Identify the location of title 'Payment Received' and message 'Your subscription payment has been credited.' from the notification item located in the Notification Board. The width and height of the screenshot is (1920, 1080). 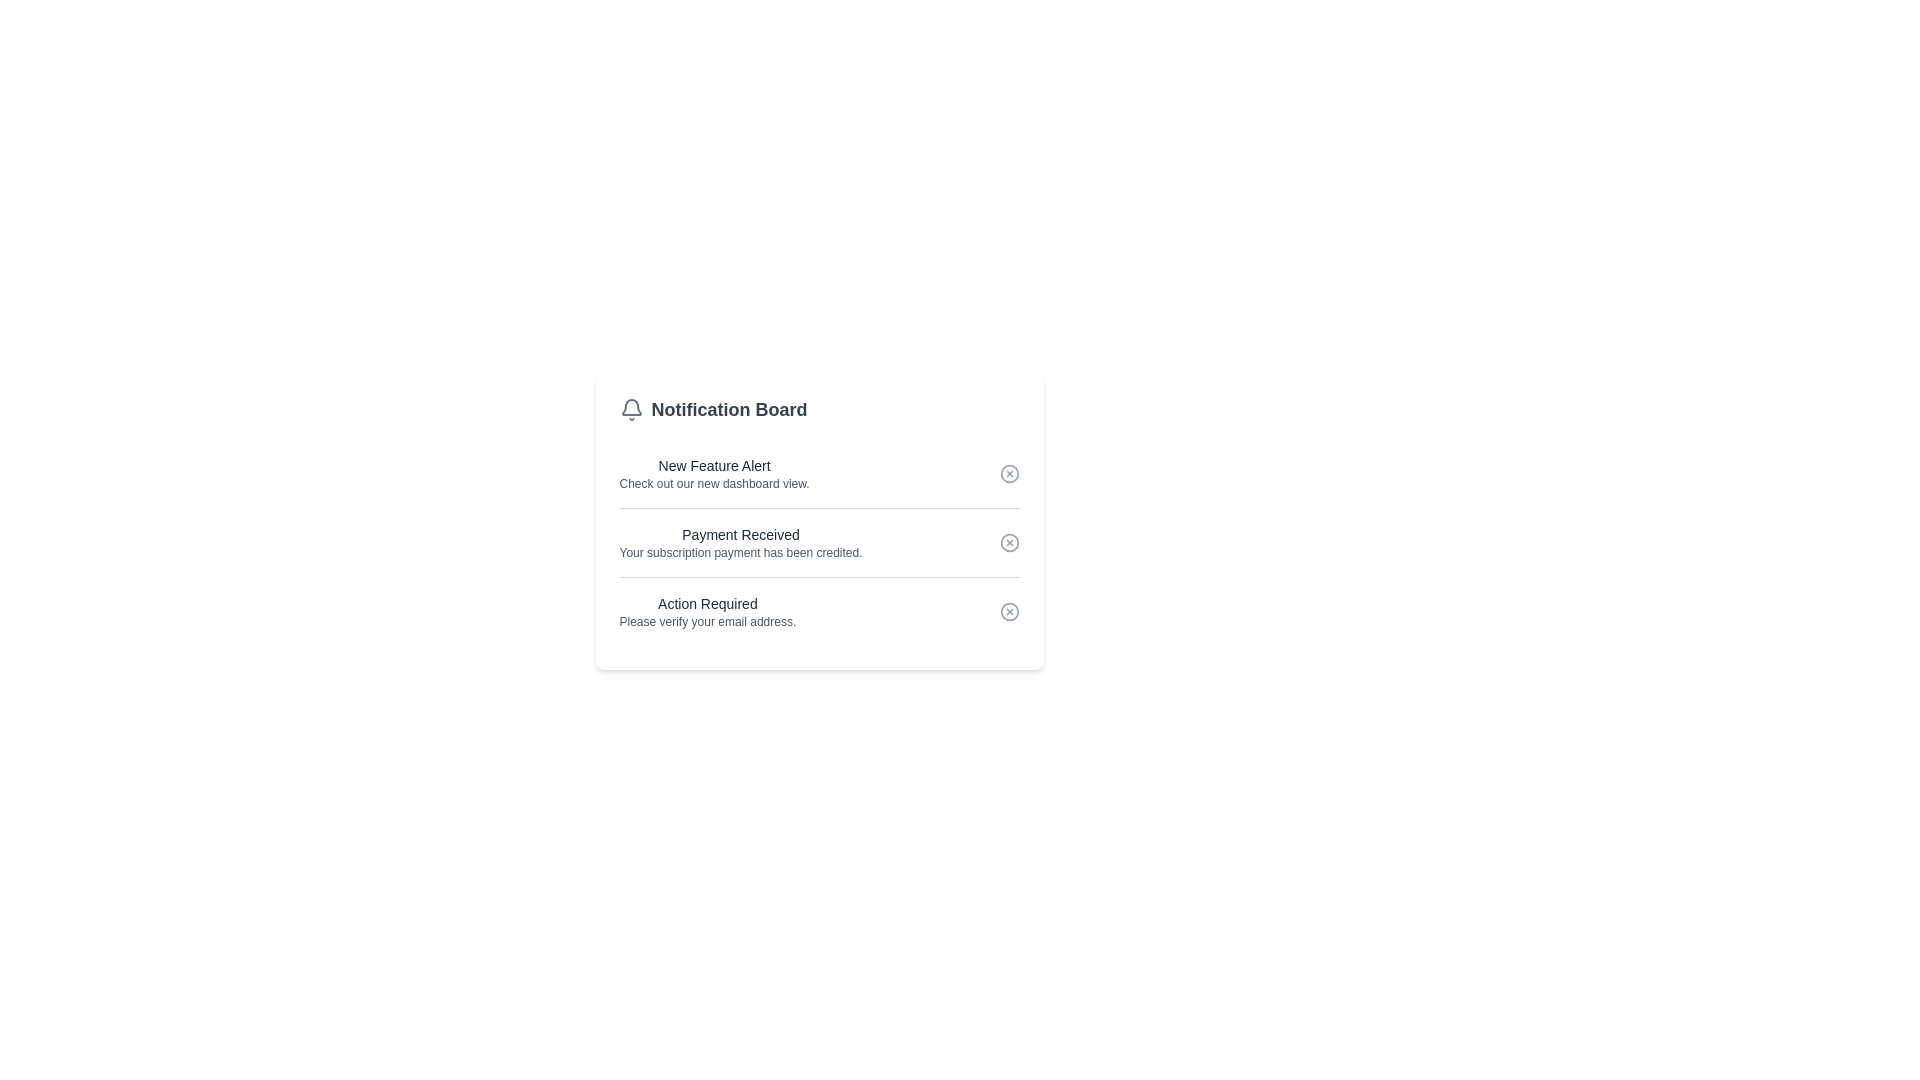
(819, 542).